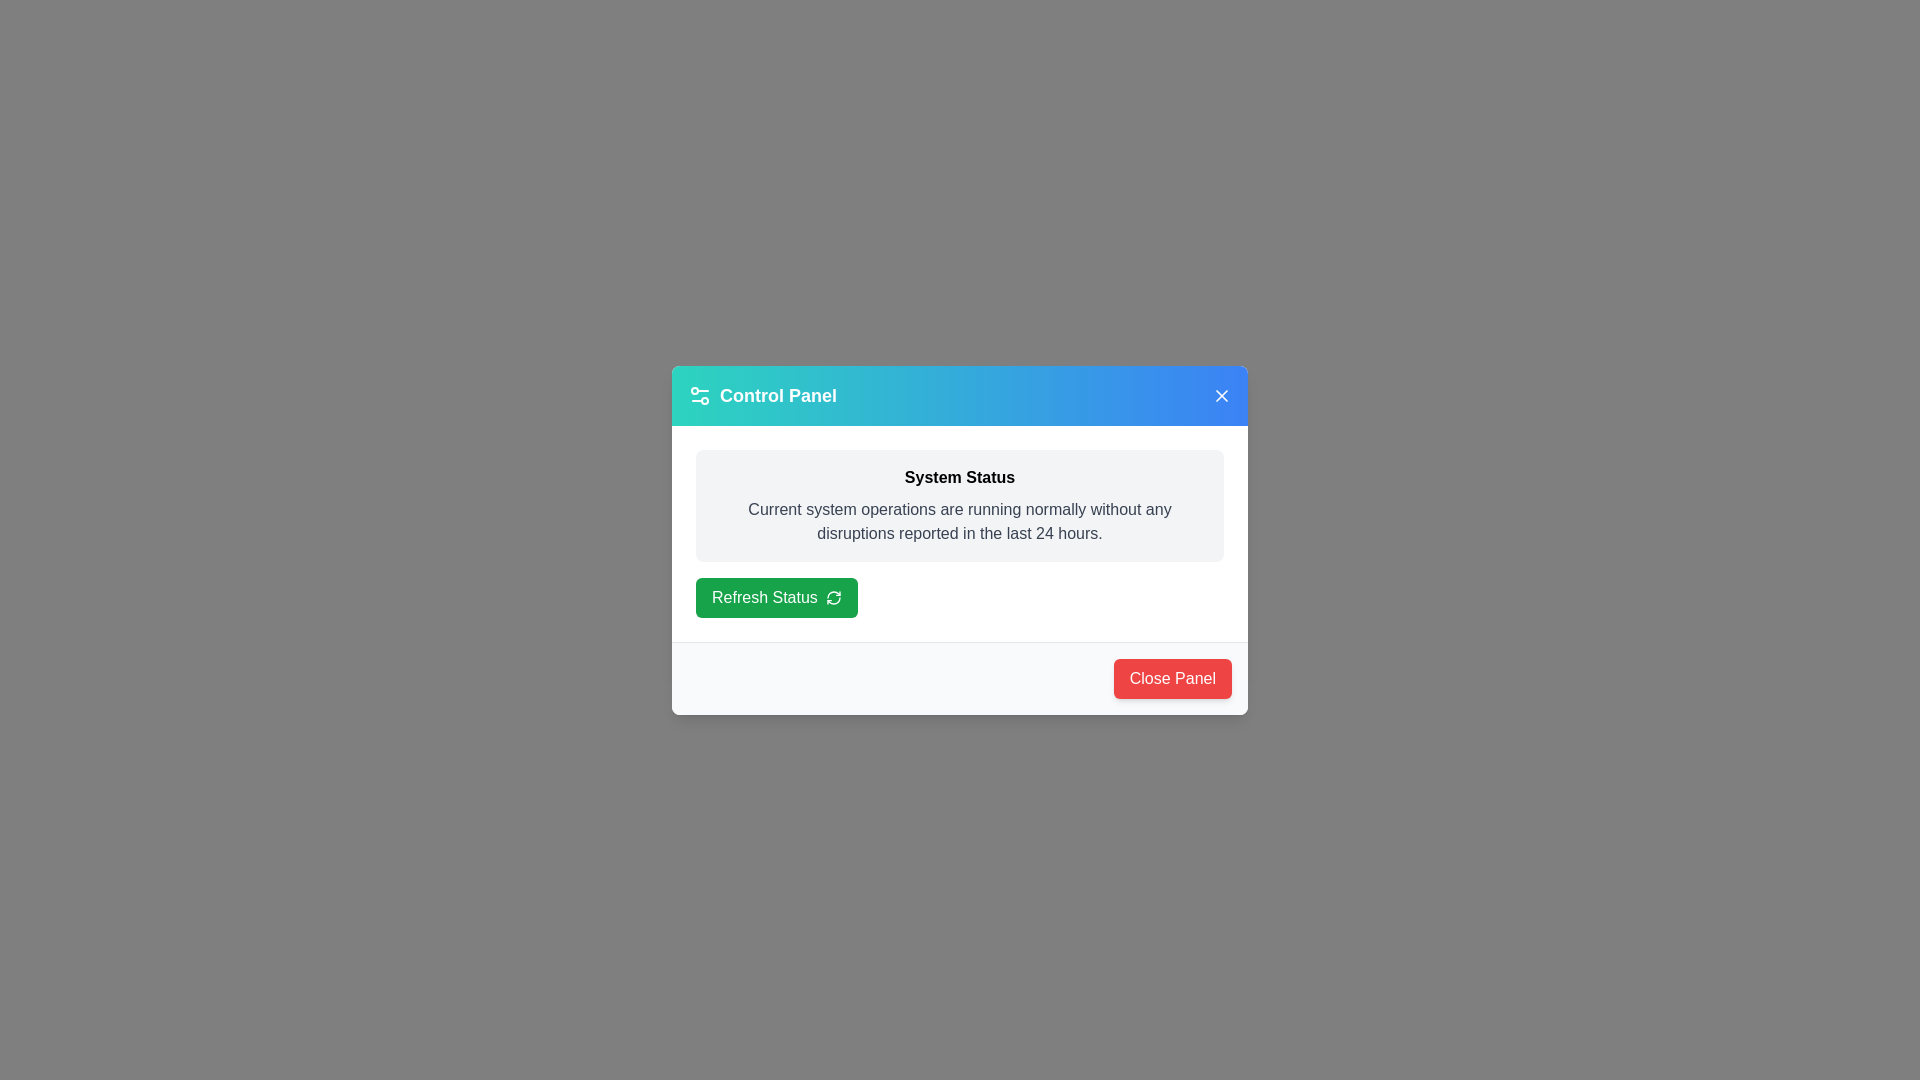  I want to click on close button at the bottom-right corner of the dialog, so click(1172, 677).